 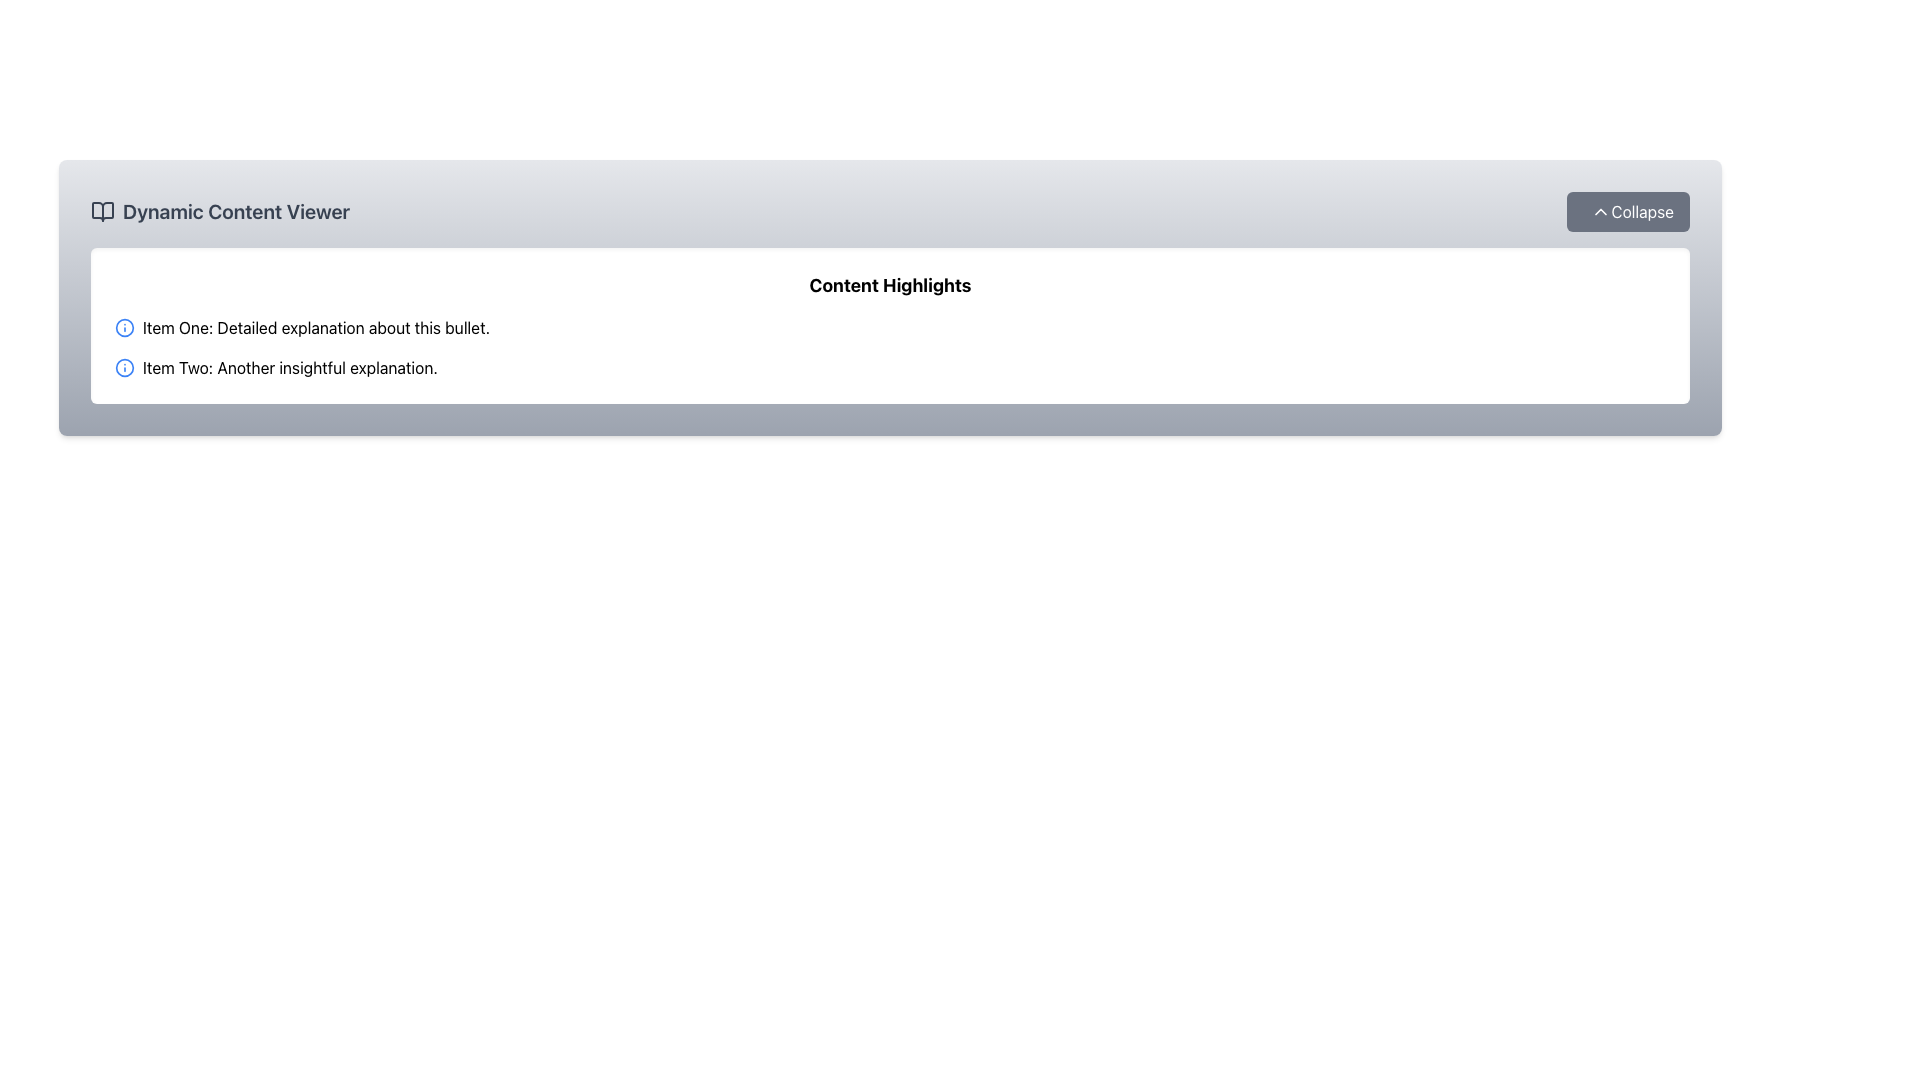 I want to click on the open book icon located in the upper left corner of the 'Dynamic Content Viewer' panel for content representation, so click(x=101, y=212).